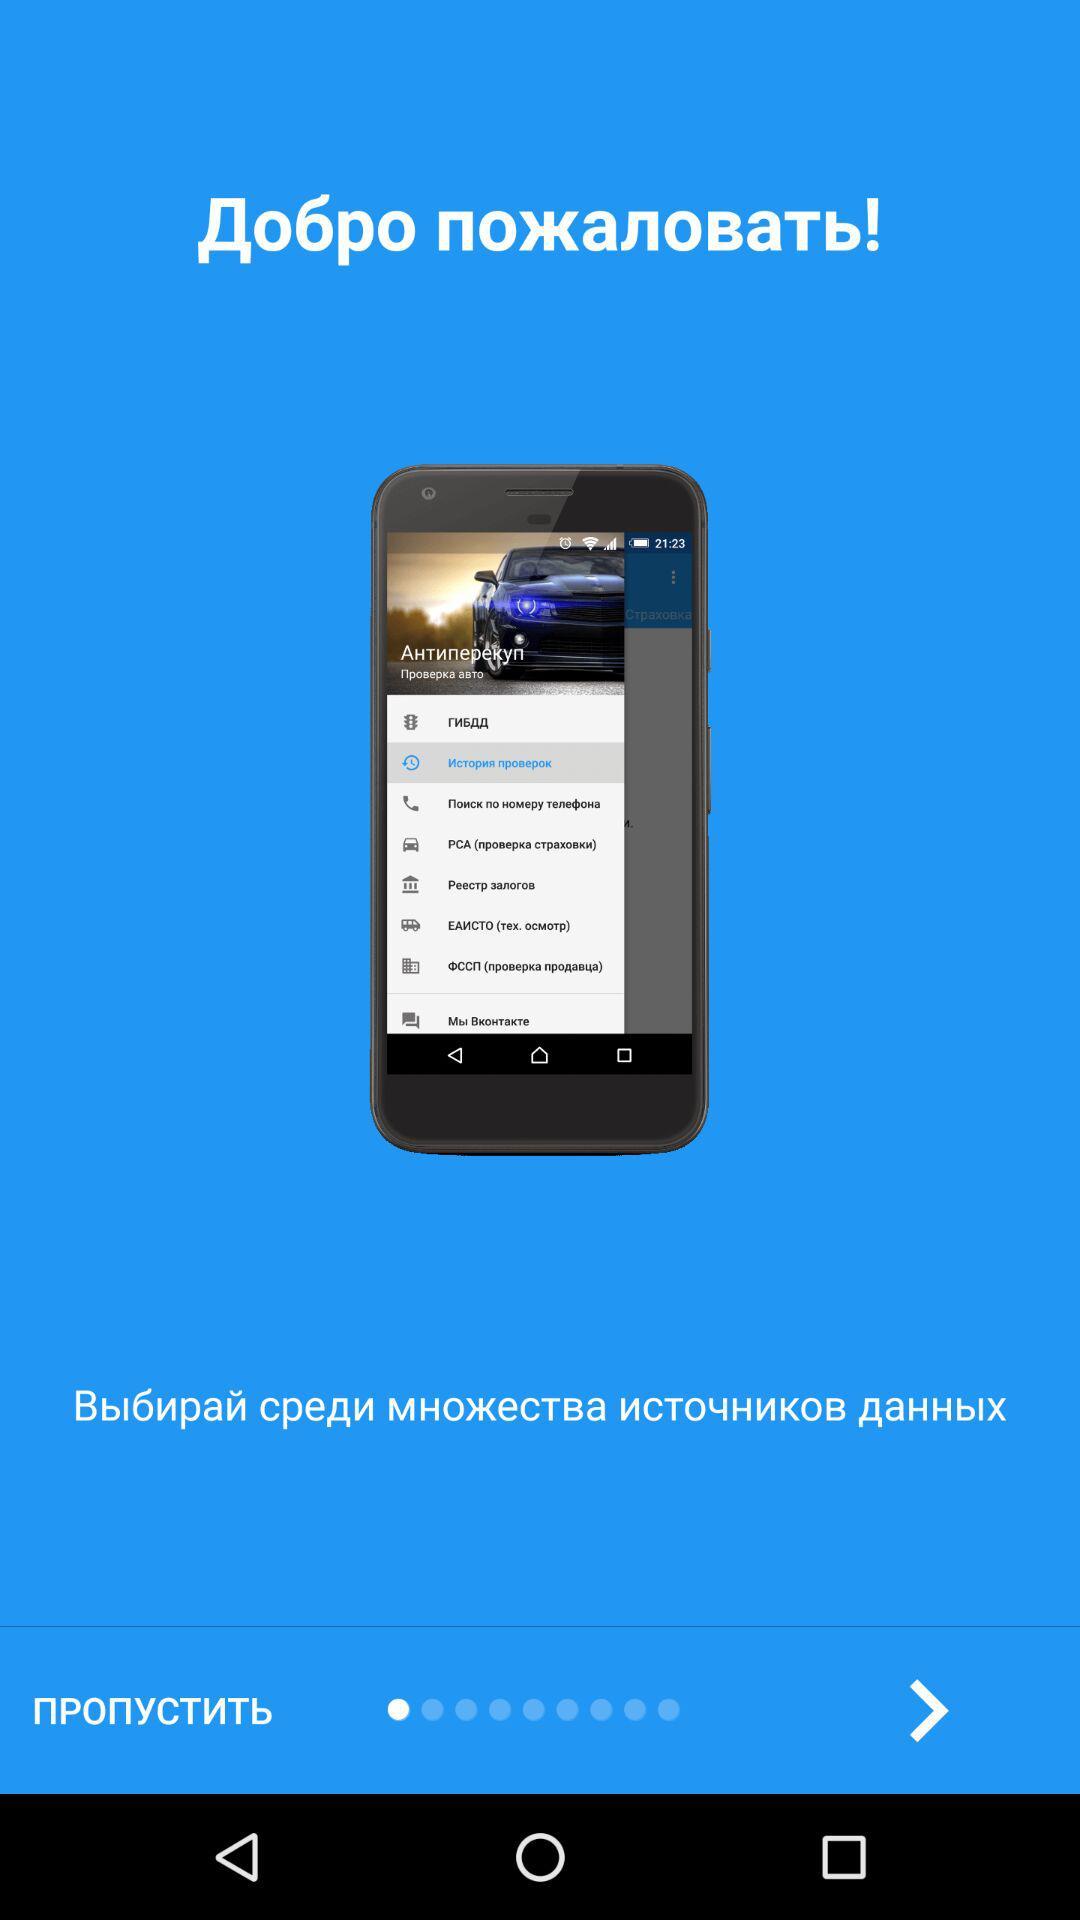  What do you see at coordinates (927, 1709) in the screenshot?
I see `the arrow_forward icon` at bounding box center [927, 1709].